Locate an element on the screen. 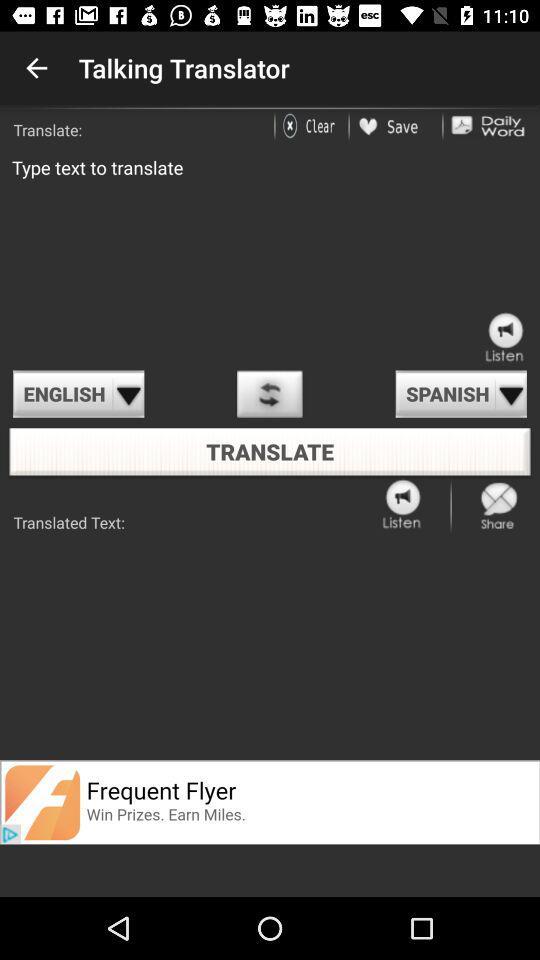 The width and height of the screenshot is (540, 960). type what to translate is located at coordinates (270, 253).